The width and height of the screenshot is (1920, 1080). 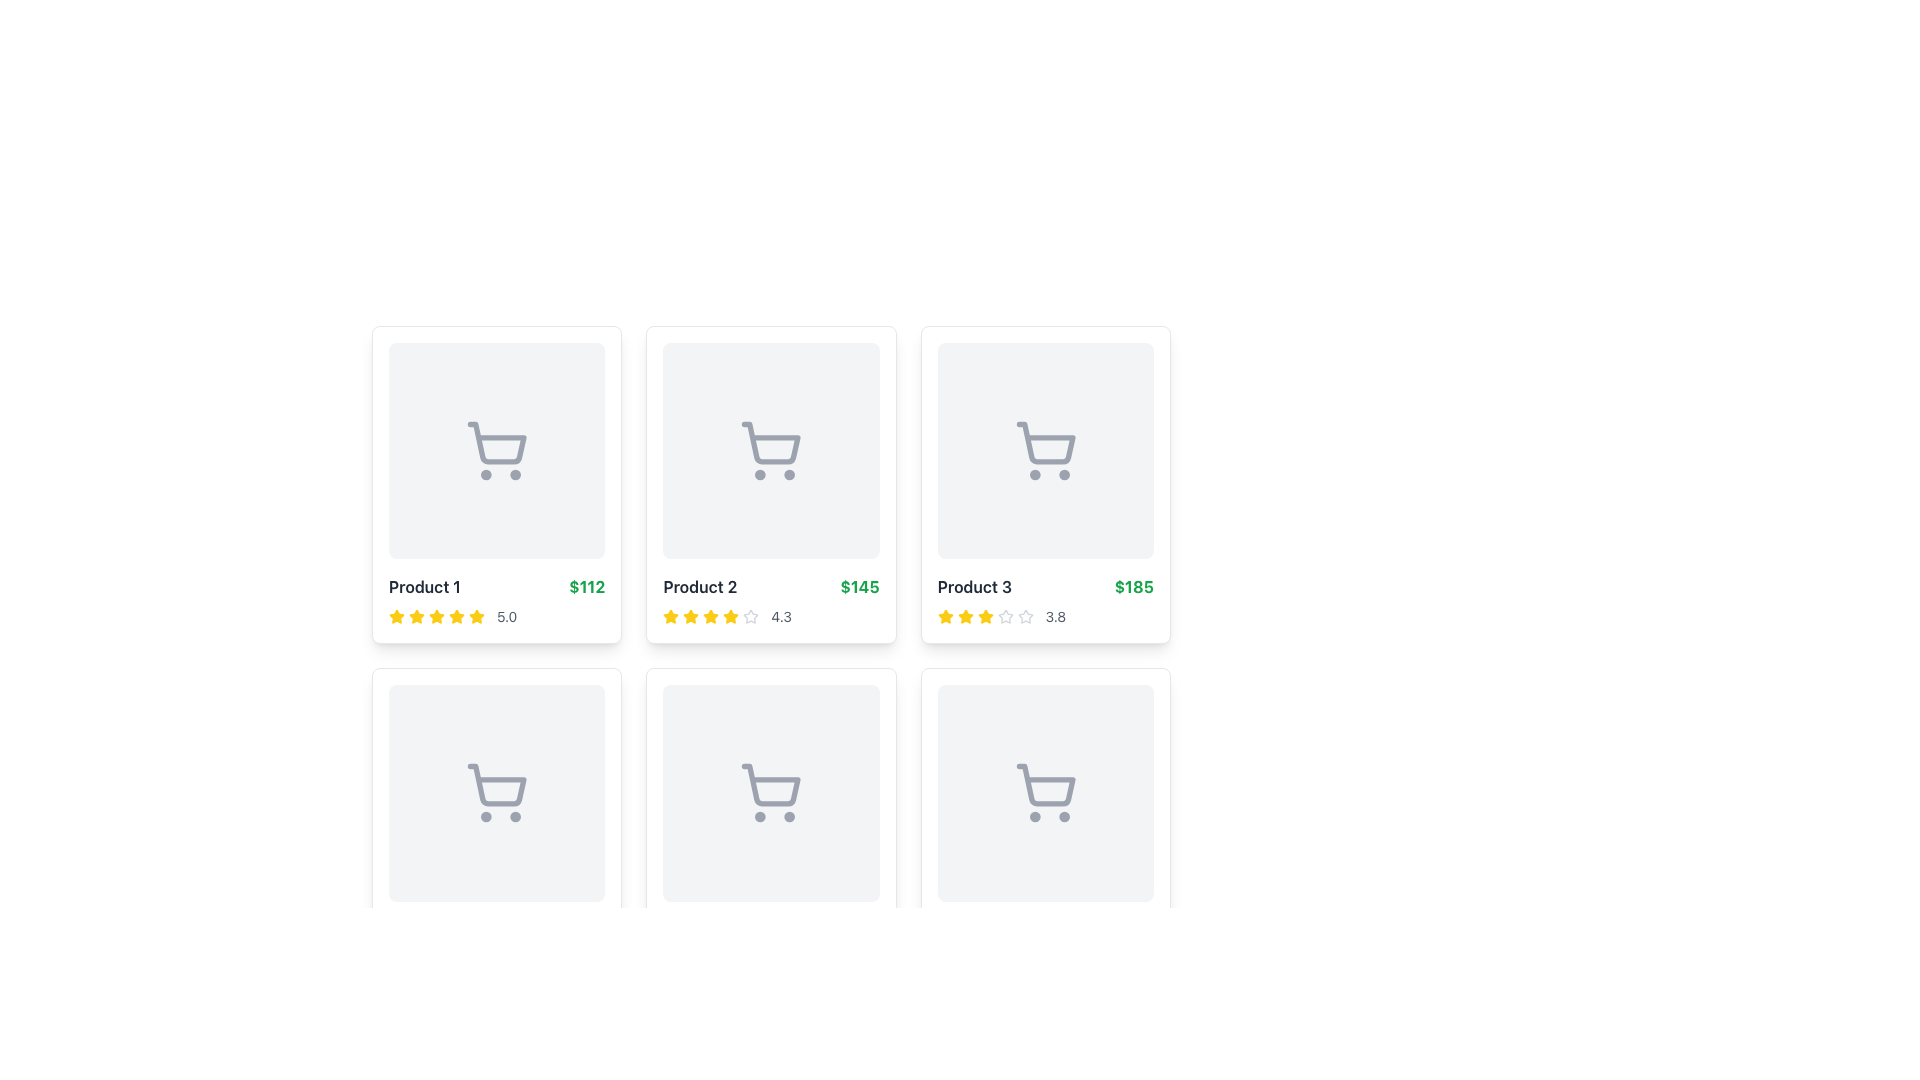 What do you see at coordinates (497, 616) in the screenshot?
I see `displayed rating value of the product, which is represented by a rating display with stars and a score text indicating a score of 5.0, located within the card layout for 'Product 1'` at bounding box center [497, 616].